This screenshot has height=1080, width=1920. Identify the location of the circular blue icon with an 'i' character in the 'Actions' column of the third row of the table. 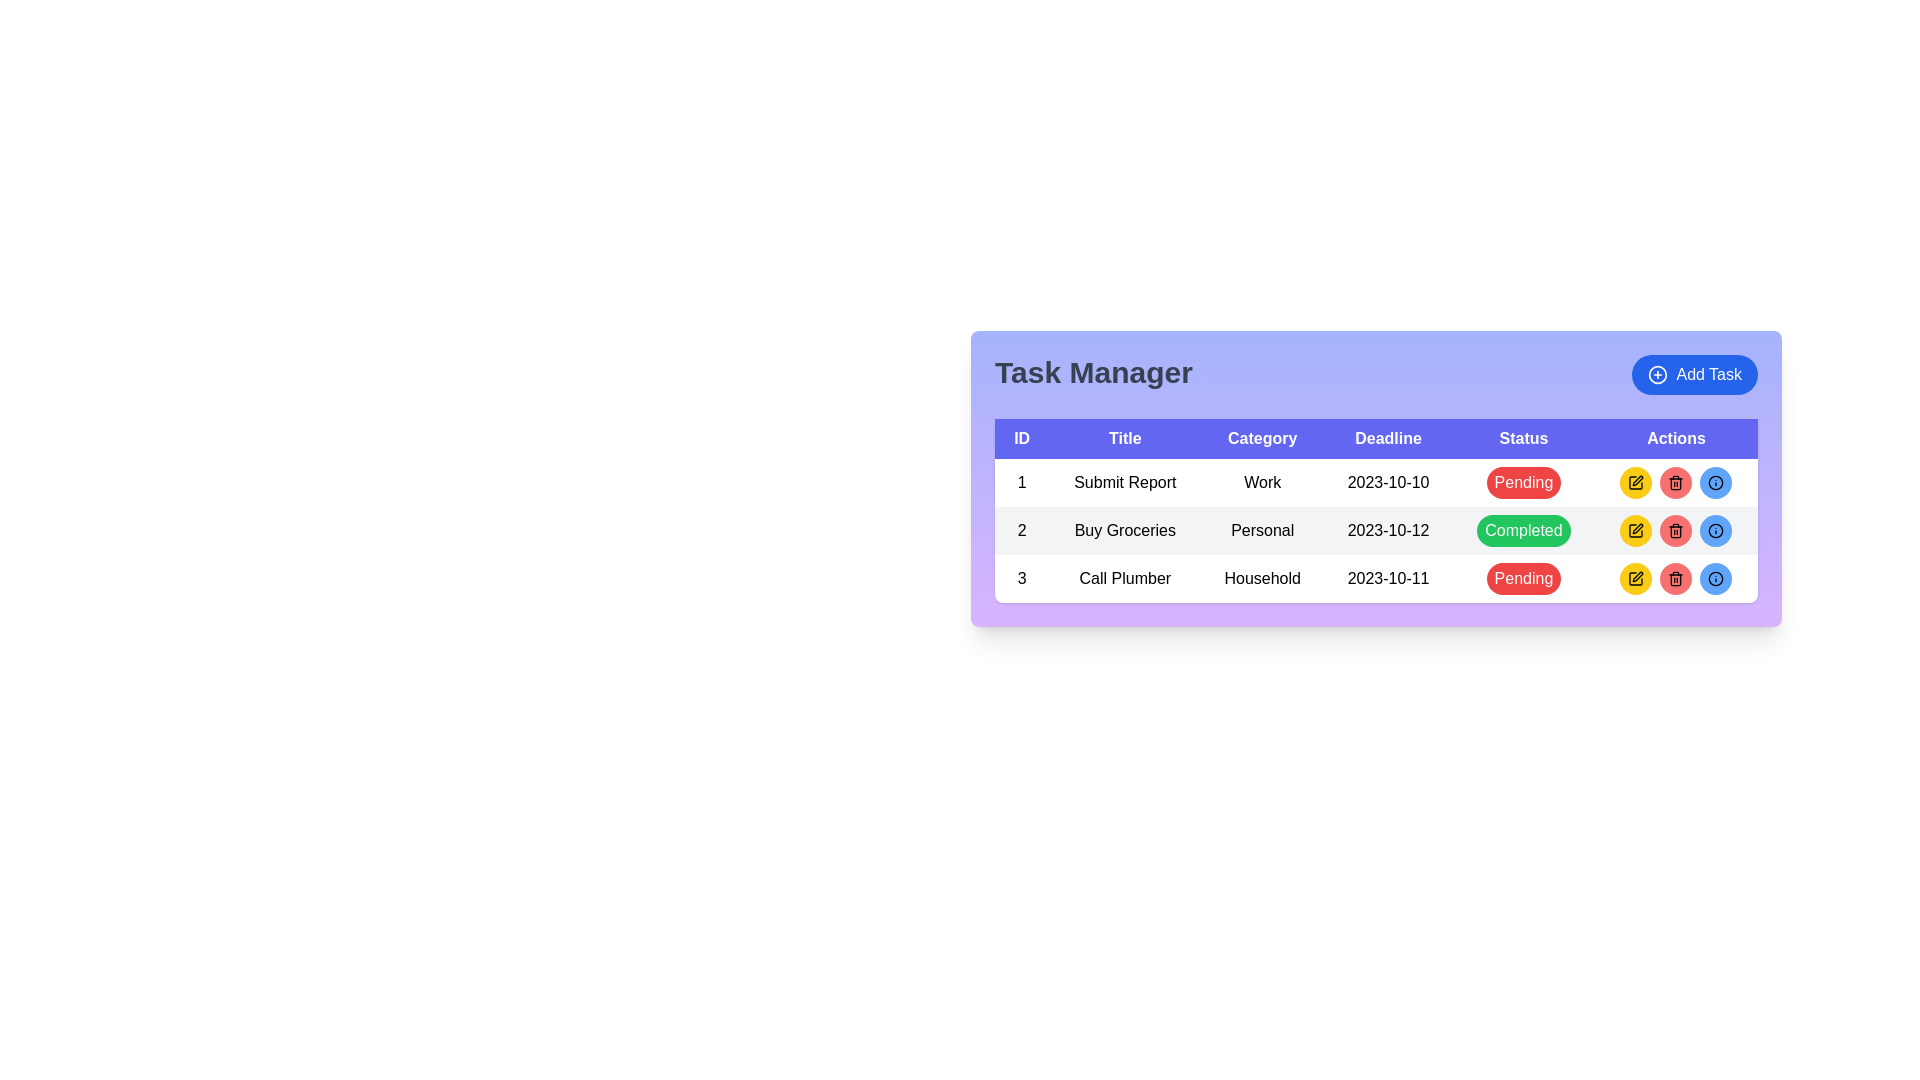
(1715, 482).